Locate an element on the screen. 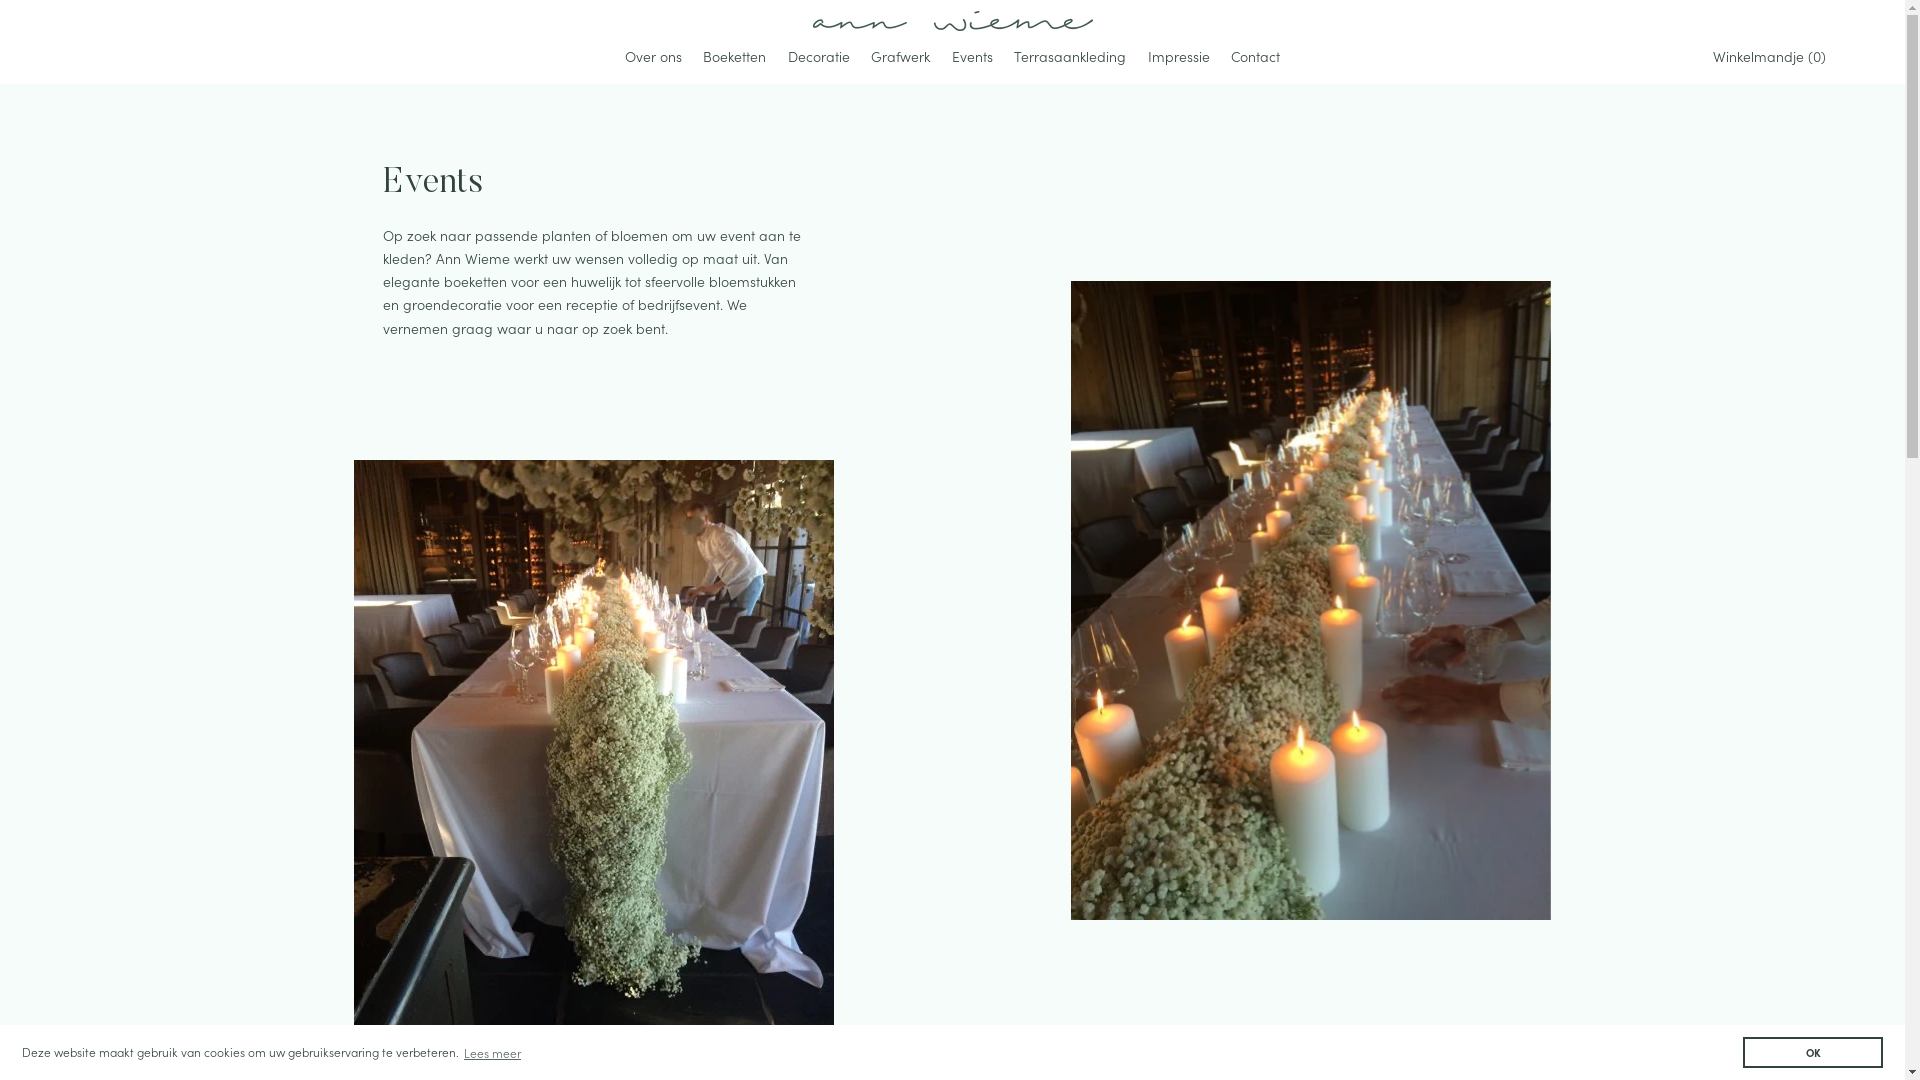 The width and height of the screenshot is (1920, 1080). 'Lees meer' is located at coordinates (493, 1051).